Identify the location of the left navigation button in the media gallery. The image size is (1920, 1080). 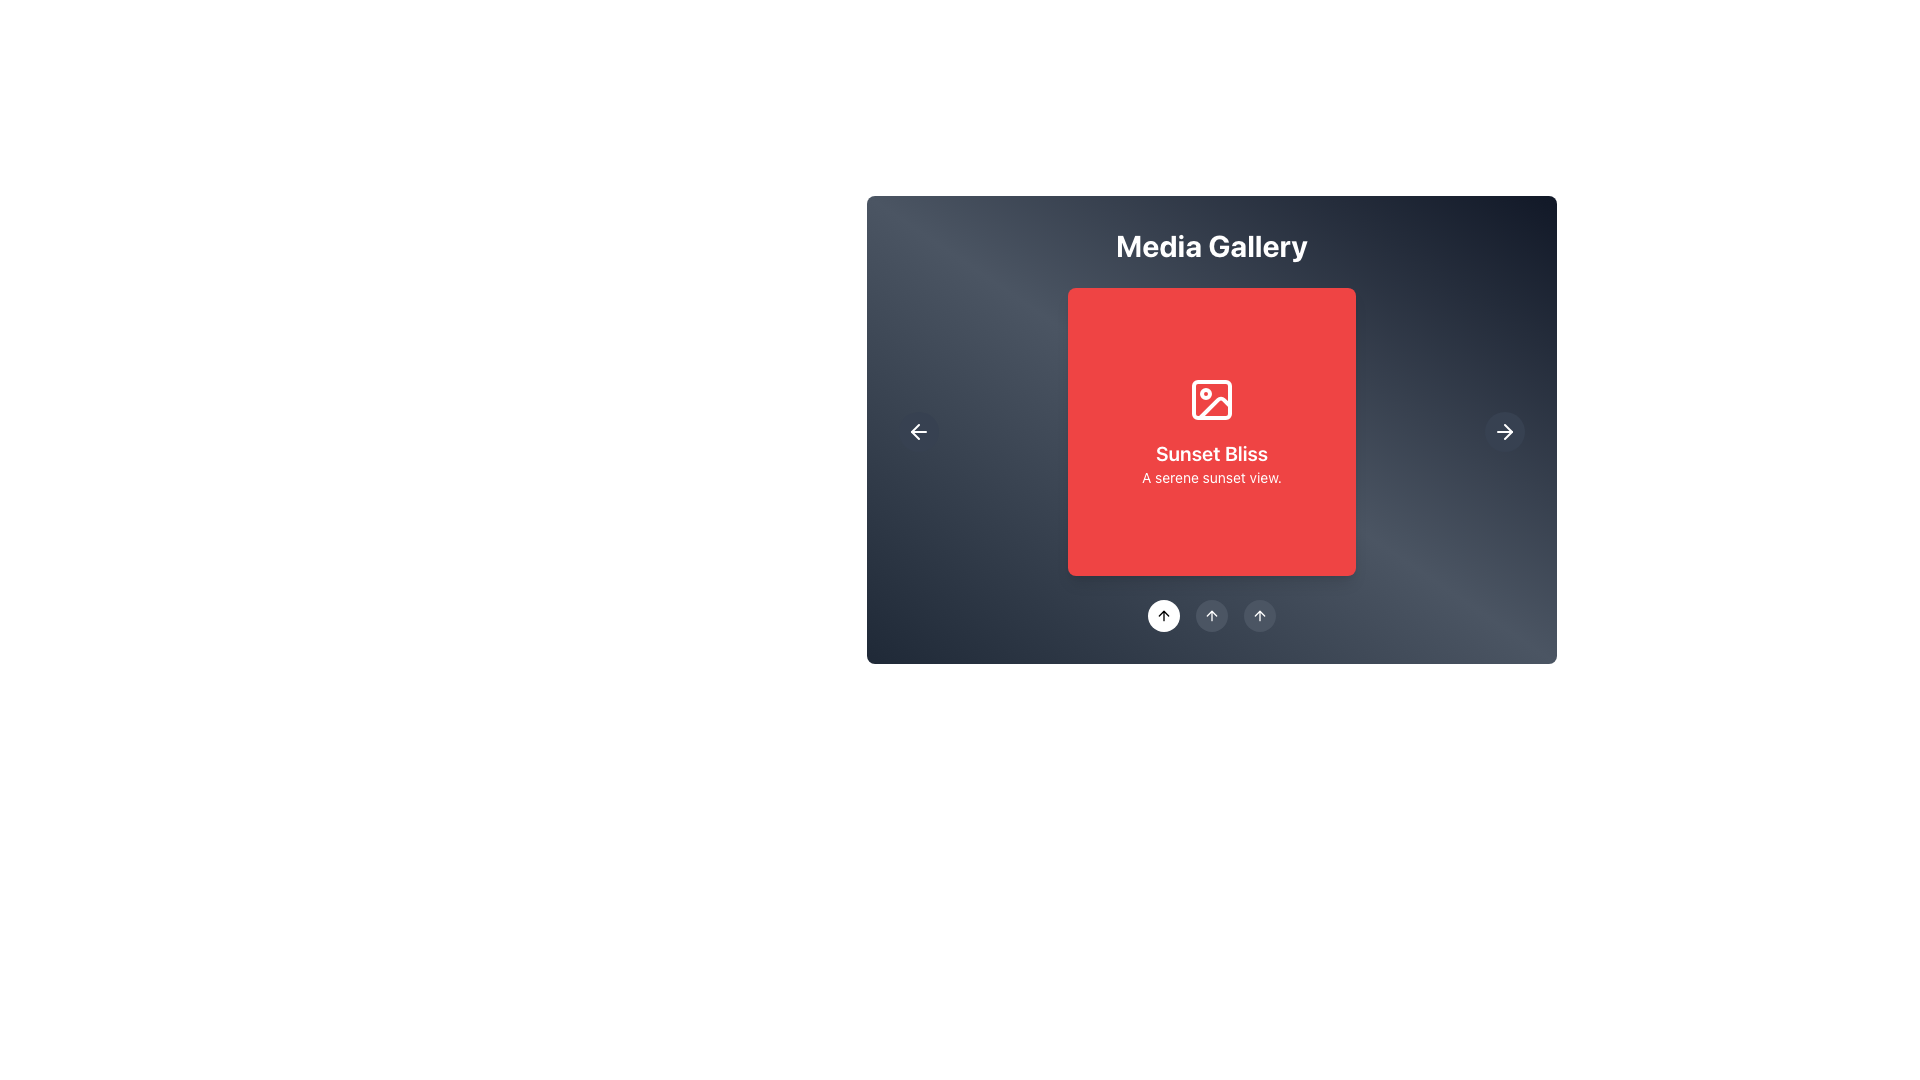
(917, 431).